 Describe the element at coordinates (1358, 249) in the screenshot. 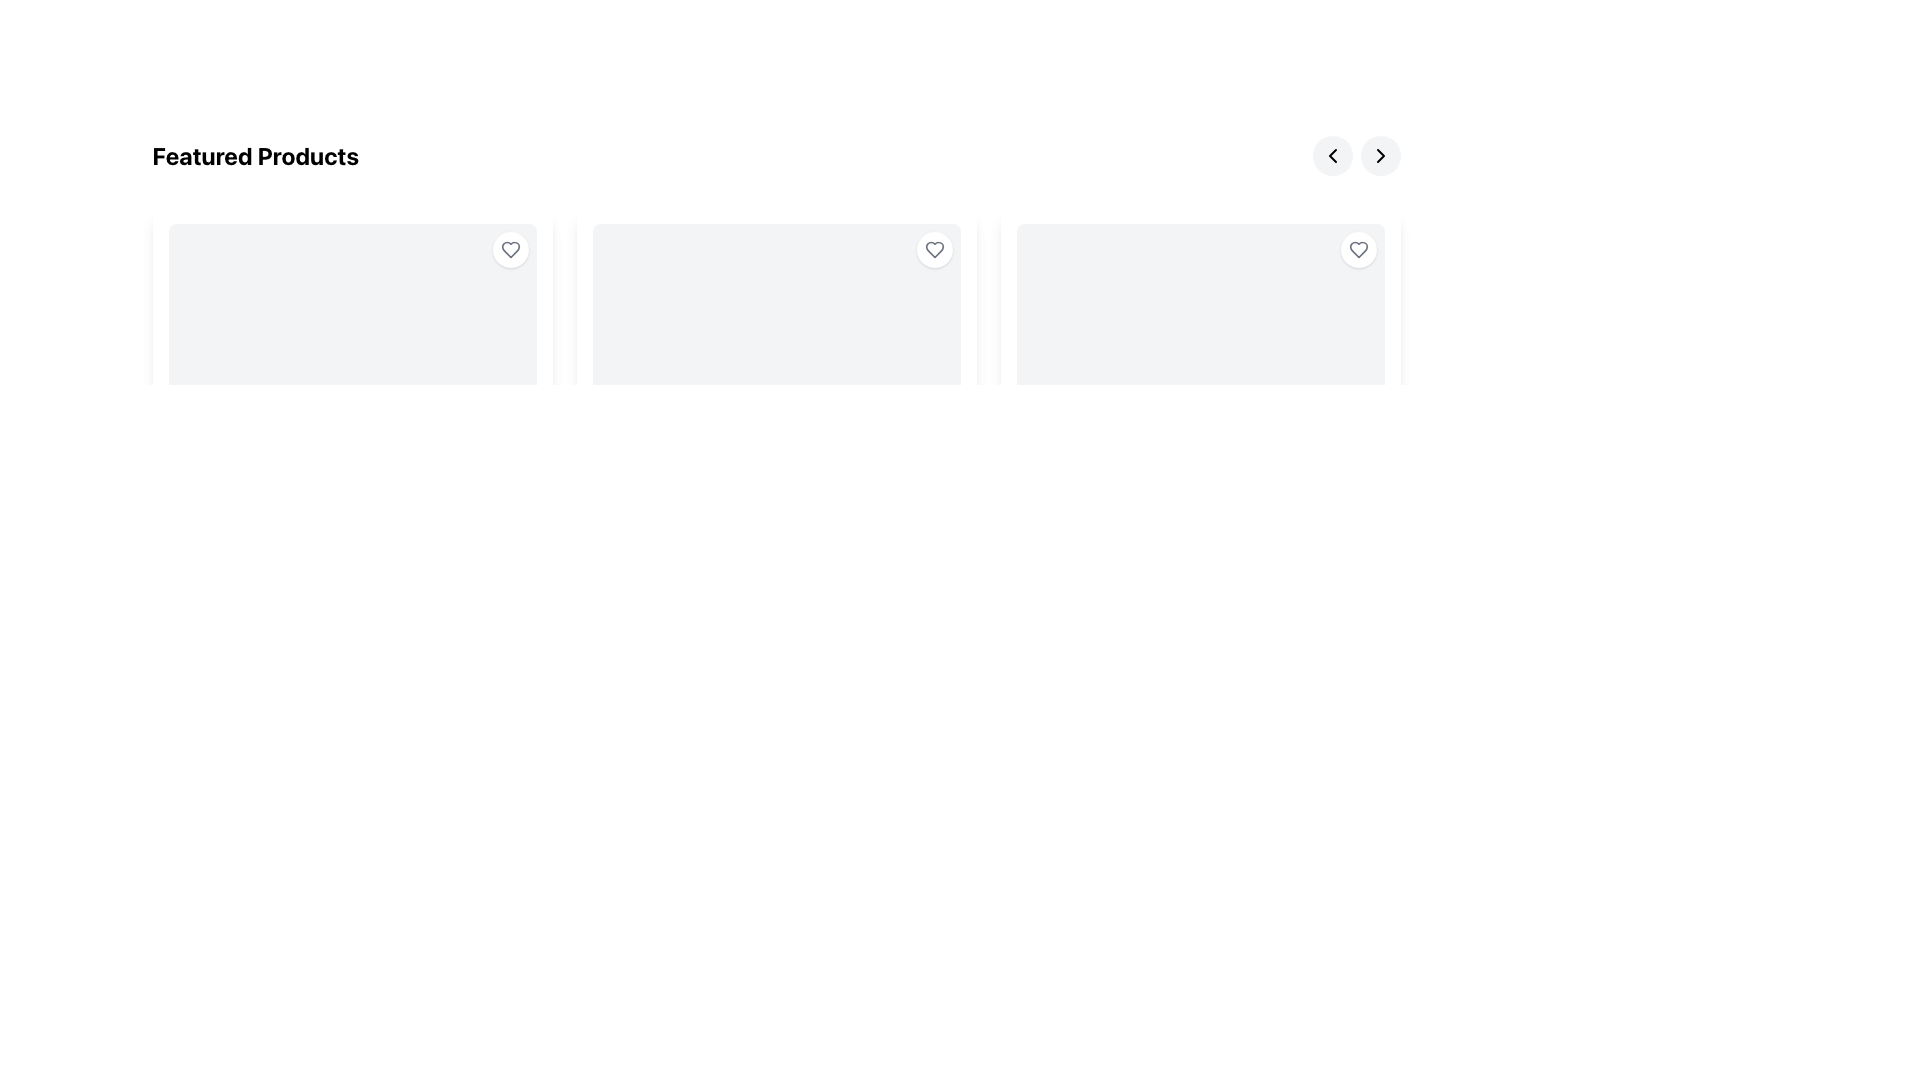

I see `the Heart icon located in the top-right corner of the last card in the row, which is styled with a gray color transitioning to red when hovered` at that location.